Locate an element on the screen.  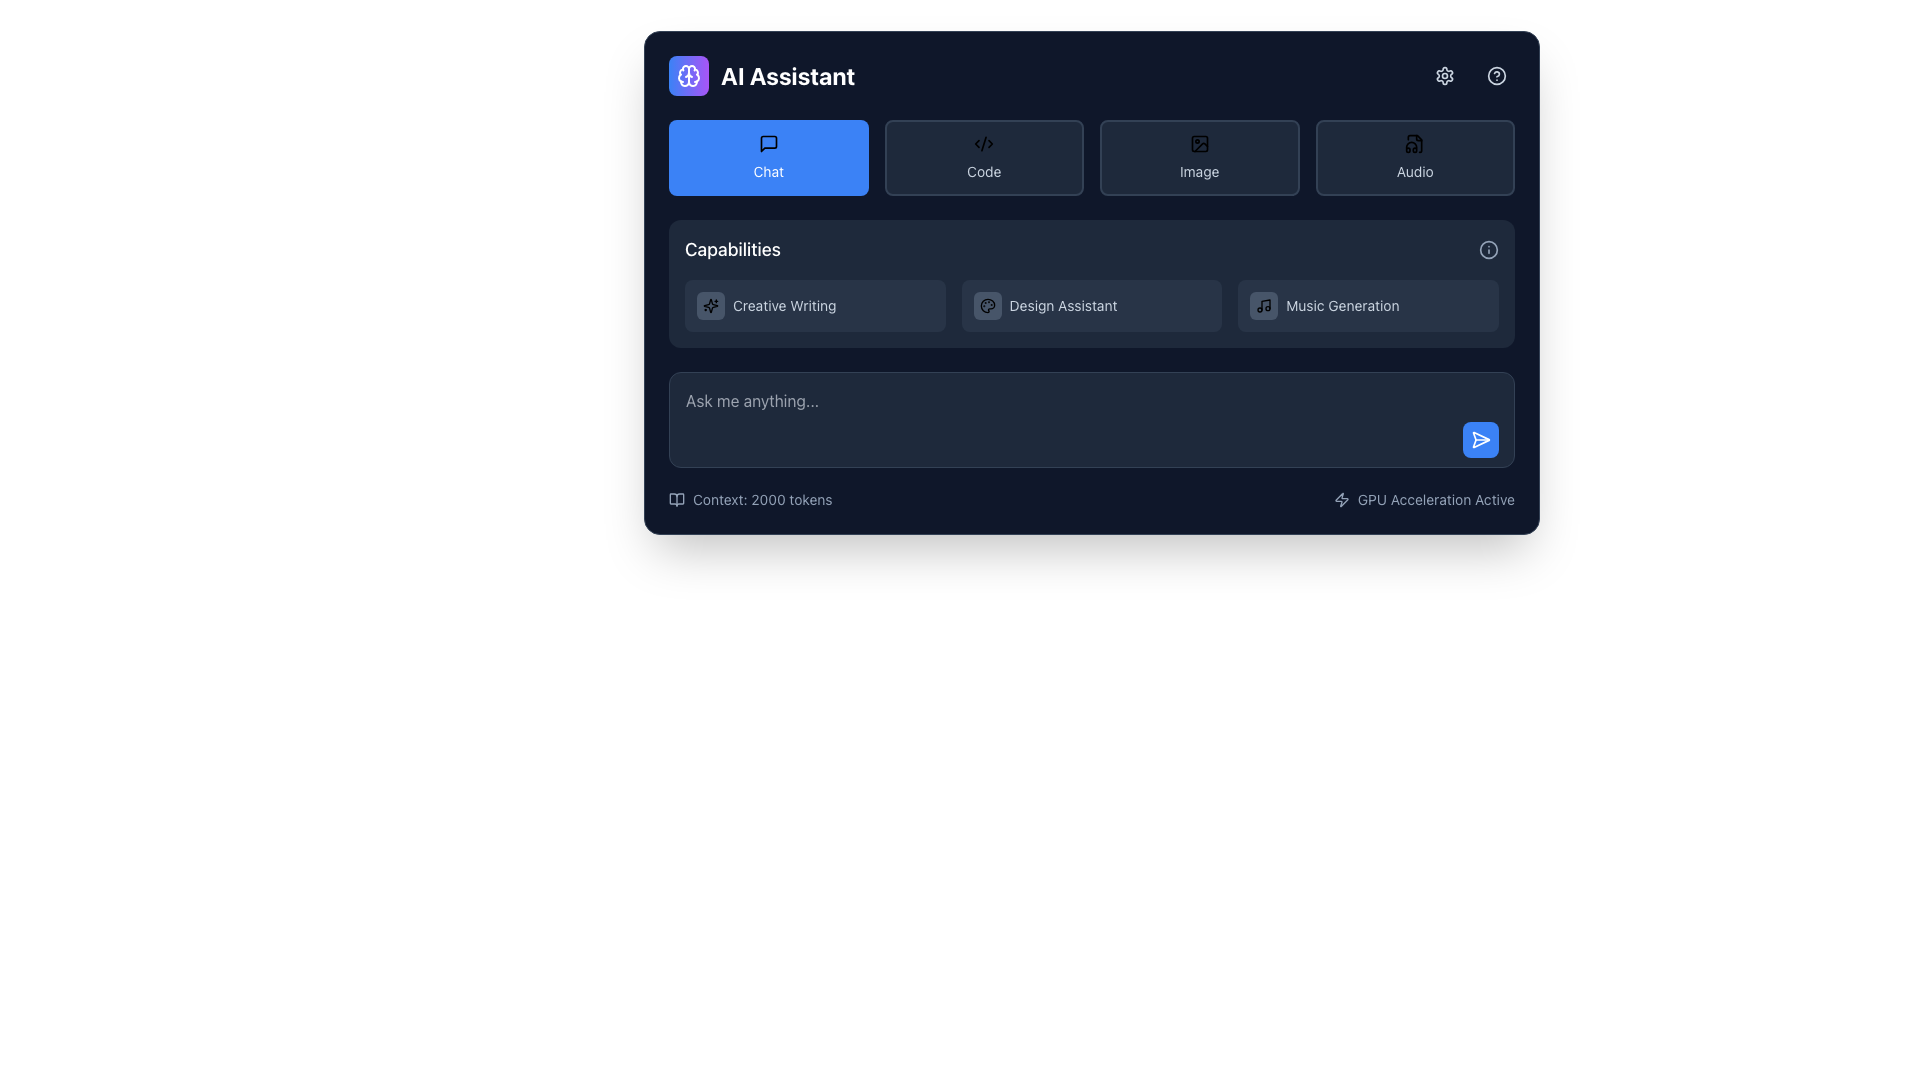
the 'Design Assistant' button-like label, which features a small design icon on the left and light-colored text on a dark background is located at coordinates (1090, 305).